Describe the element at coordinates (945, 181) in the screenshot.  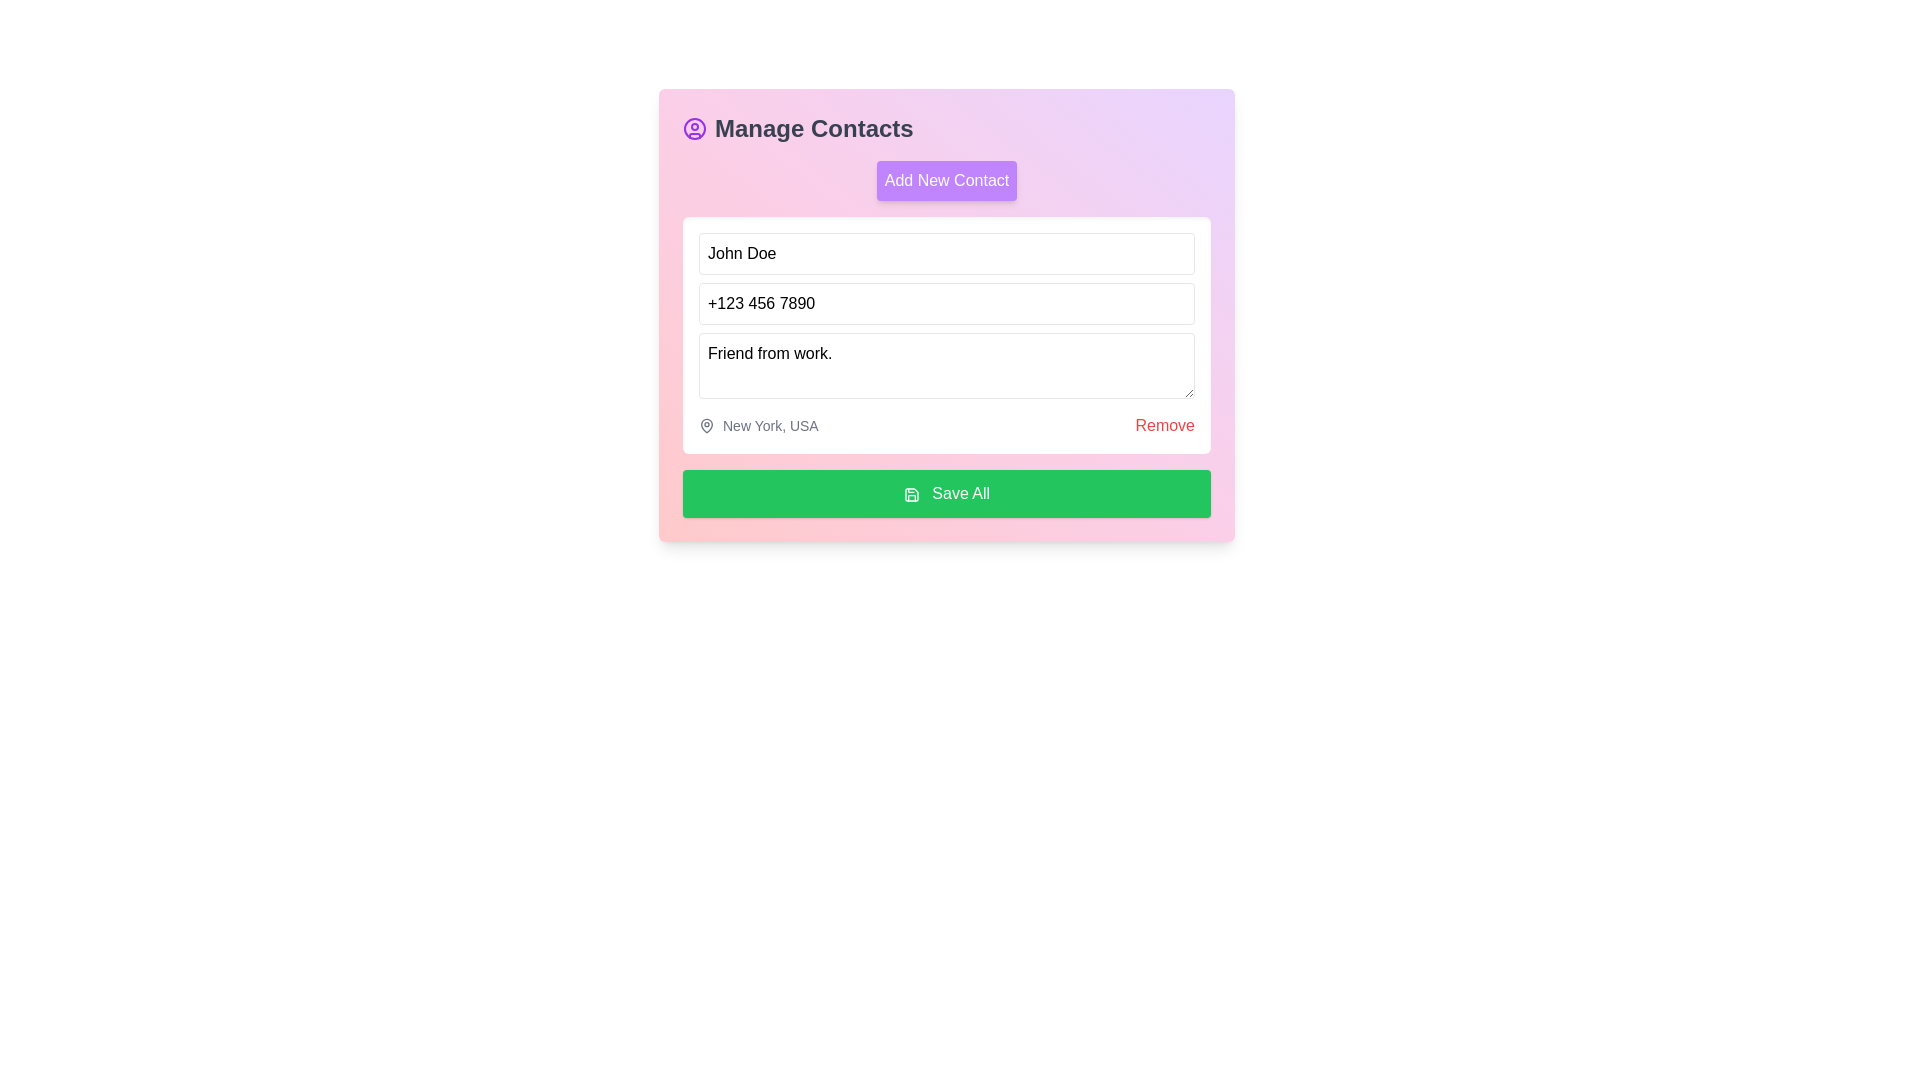
I see `the 'Add New Contact' button located below the 'Manage Contacts' title` at that location.